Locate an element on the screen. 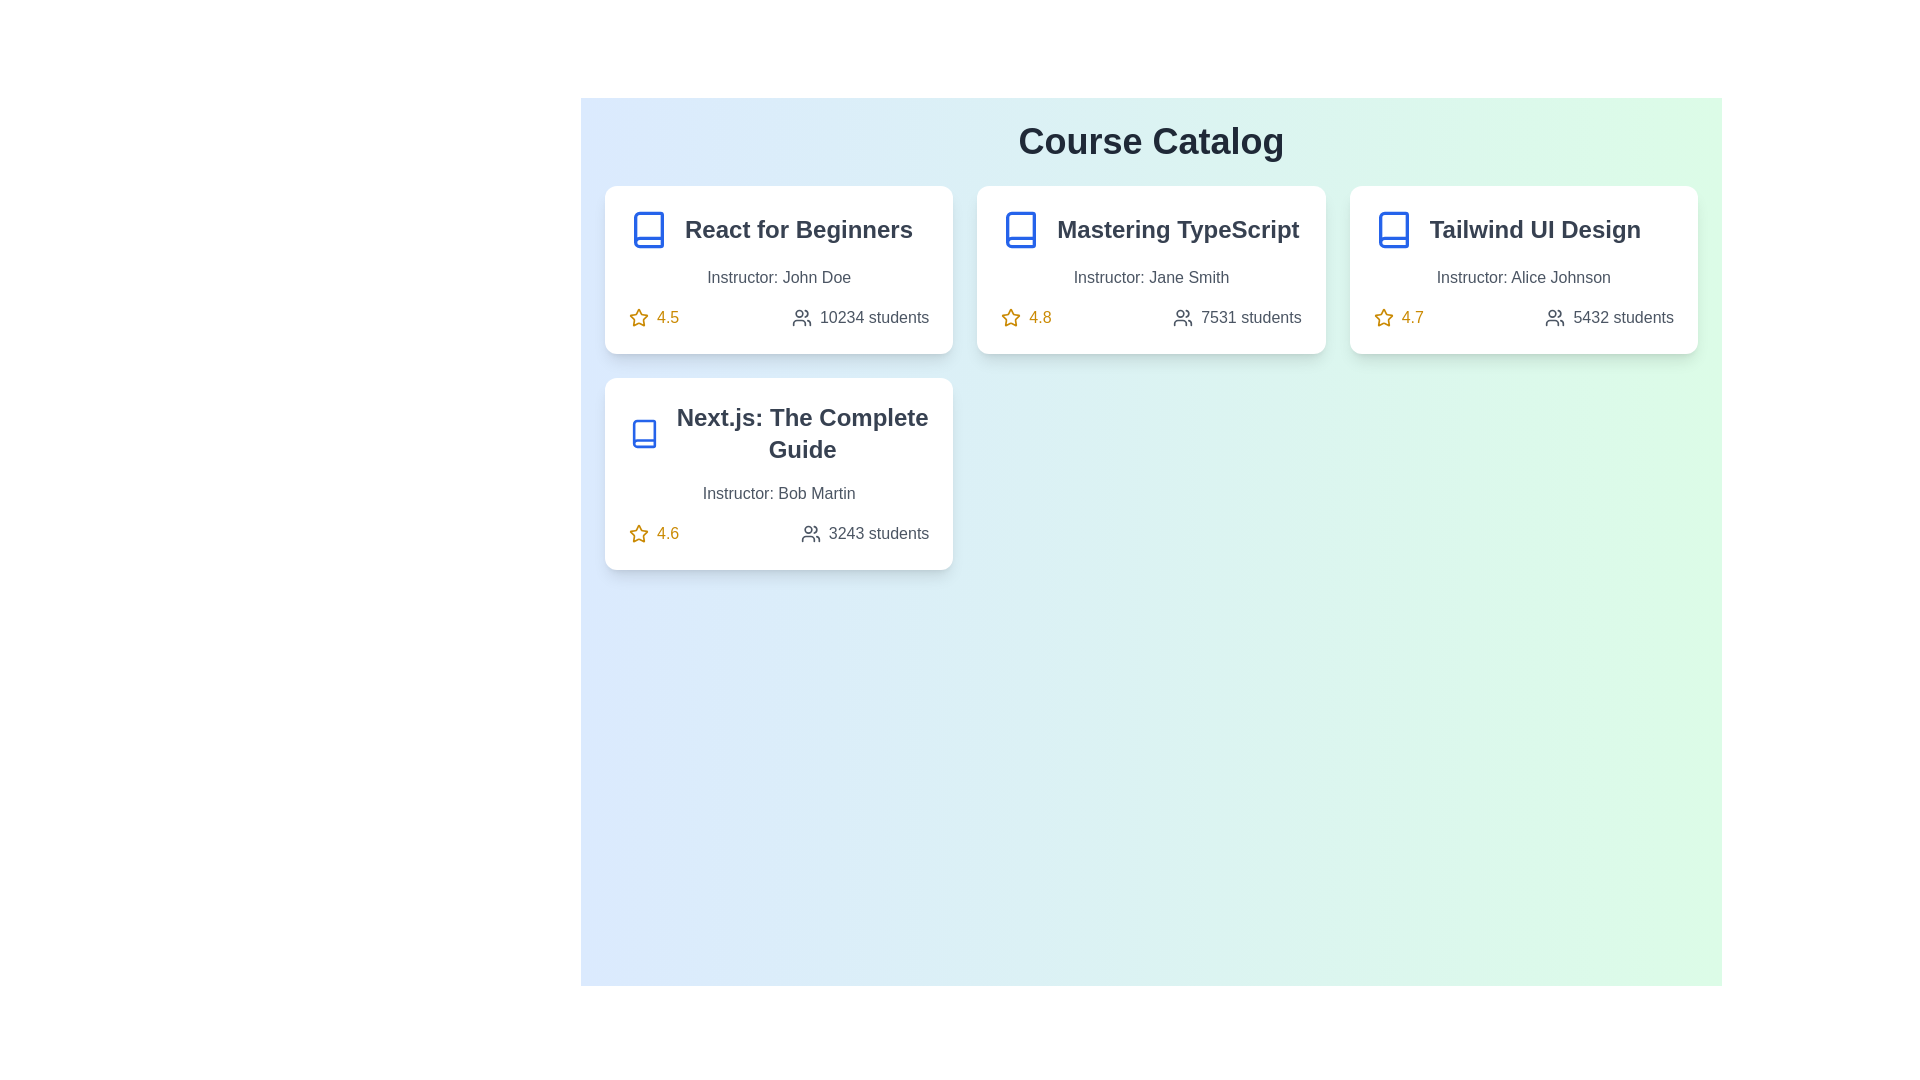 This screenshot has width=1920, height=1080. text displaying the number of students enrolled in the 'Next.js: The Complete Guide' course, located beside the user icon and below the course rating information is located at coordinates (878, 532).